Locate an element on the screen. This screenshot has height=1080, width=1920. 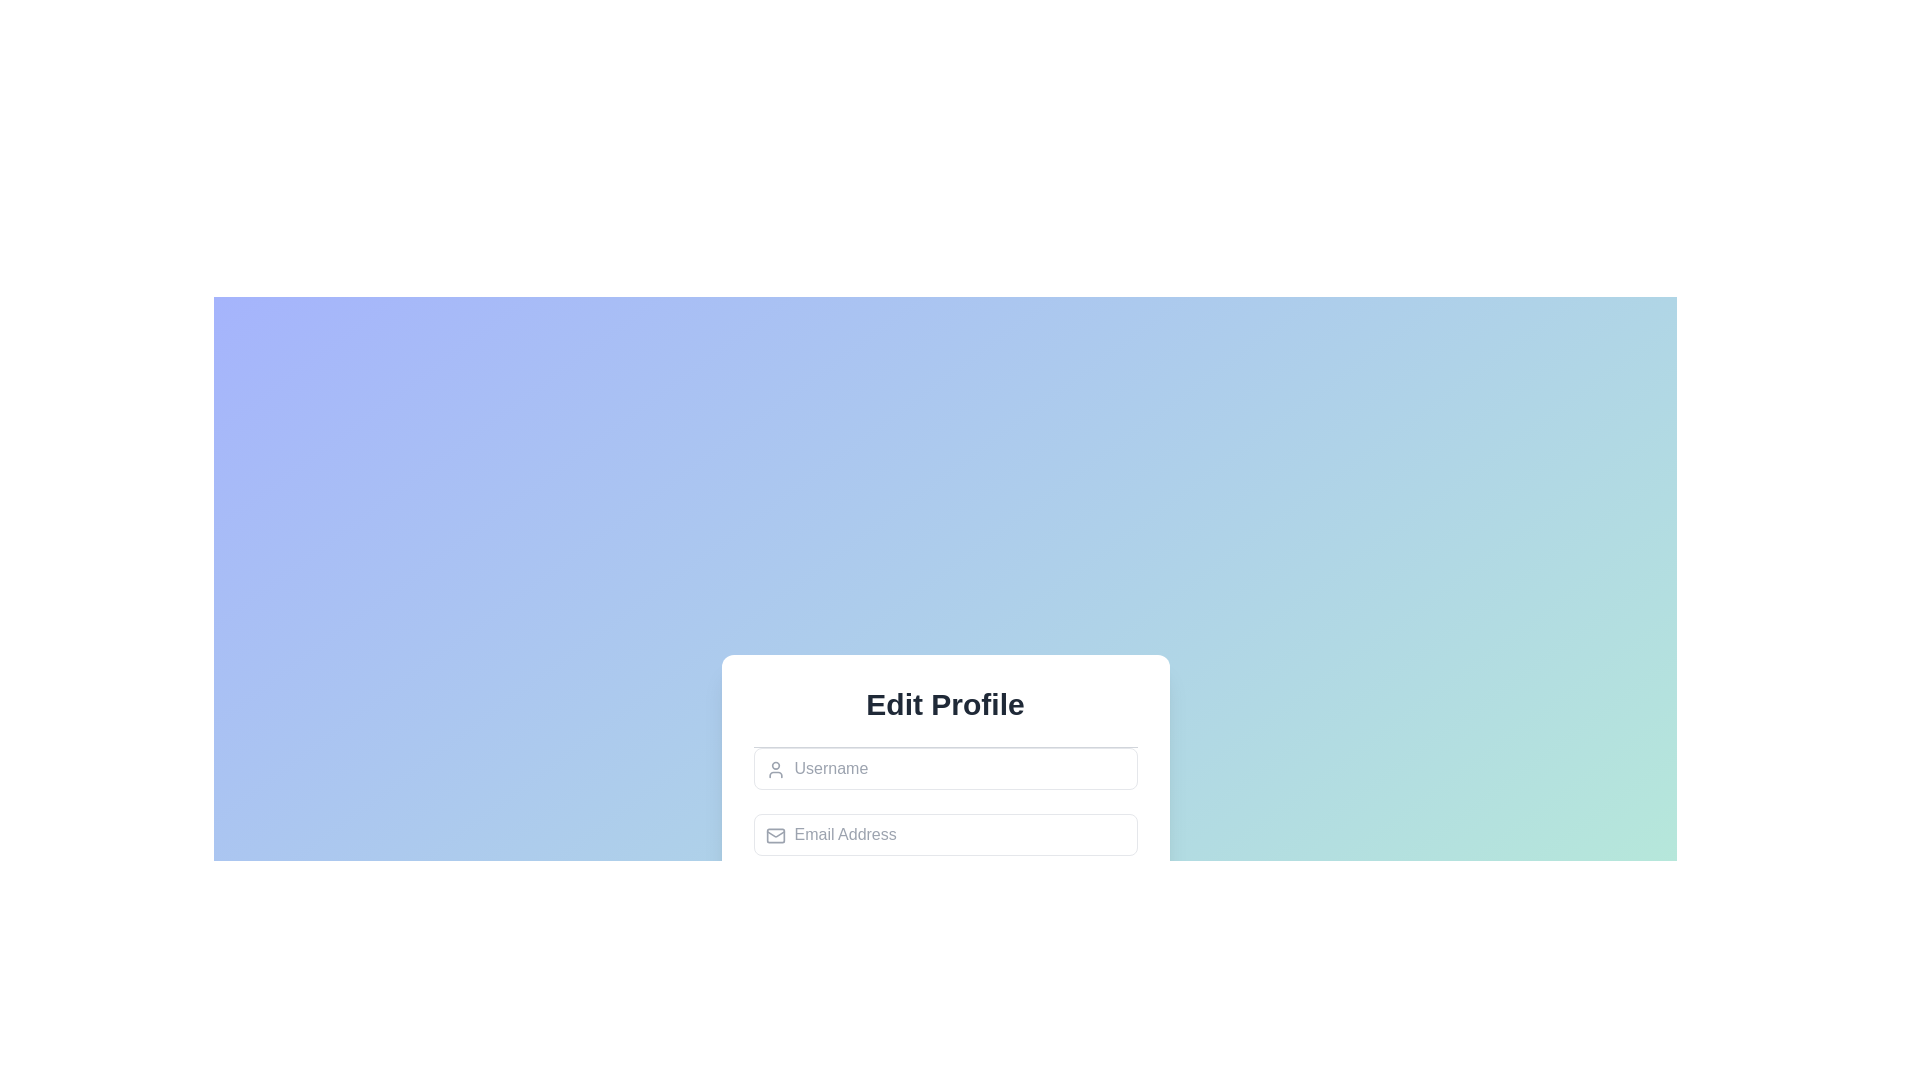
the email address input field located under the 'Username' input in the 'Edit Profile' form to focus into the input is located at coordinates (944, 834).